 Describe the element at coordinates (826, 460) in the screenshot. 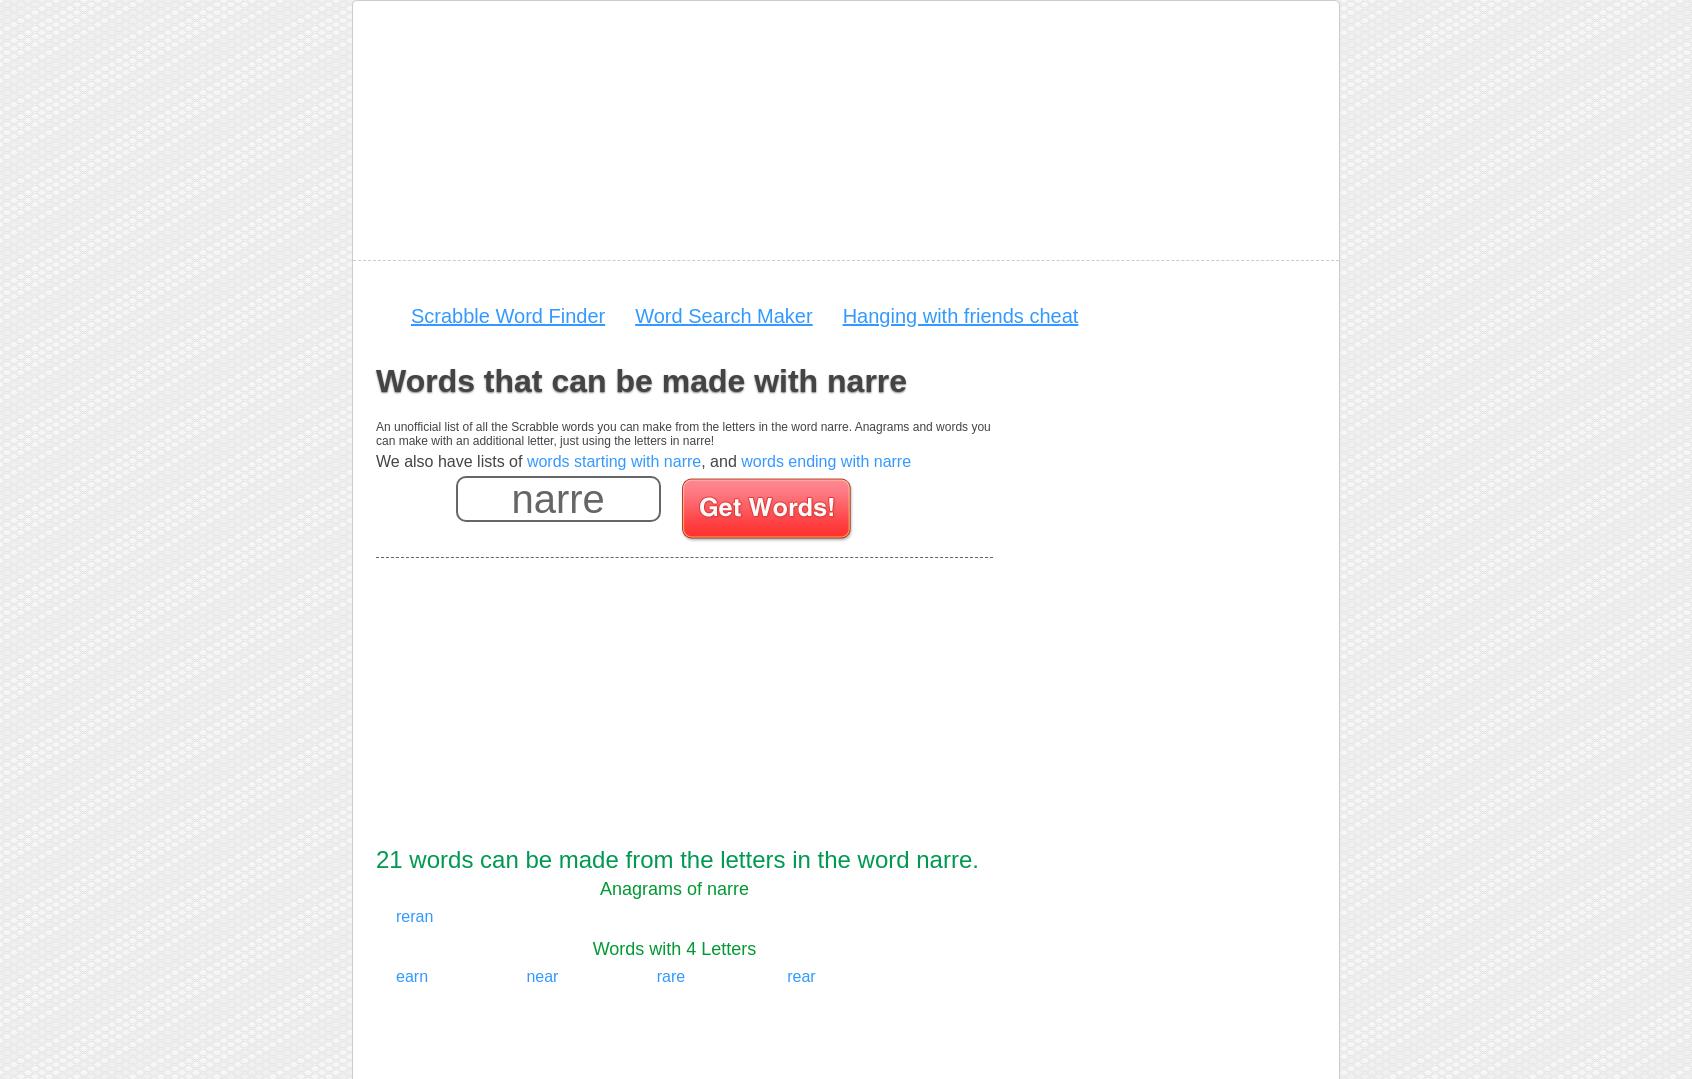

I see `'words ending with narre'` at that location.